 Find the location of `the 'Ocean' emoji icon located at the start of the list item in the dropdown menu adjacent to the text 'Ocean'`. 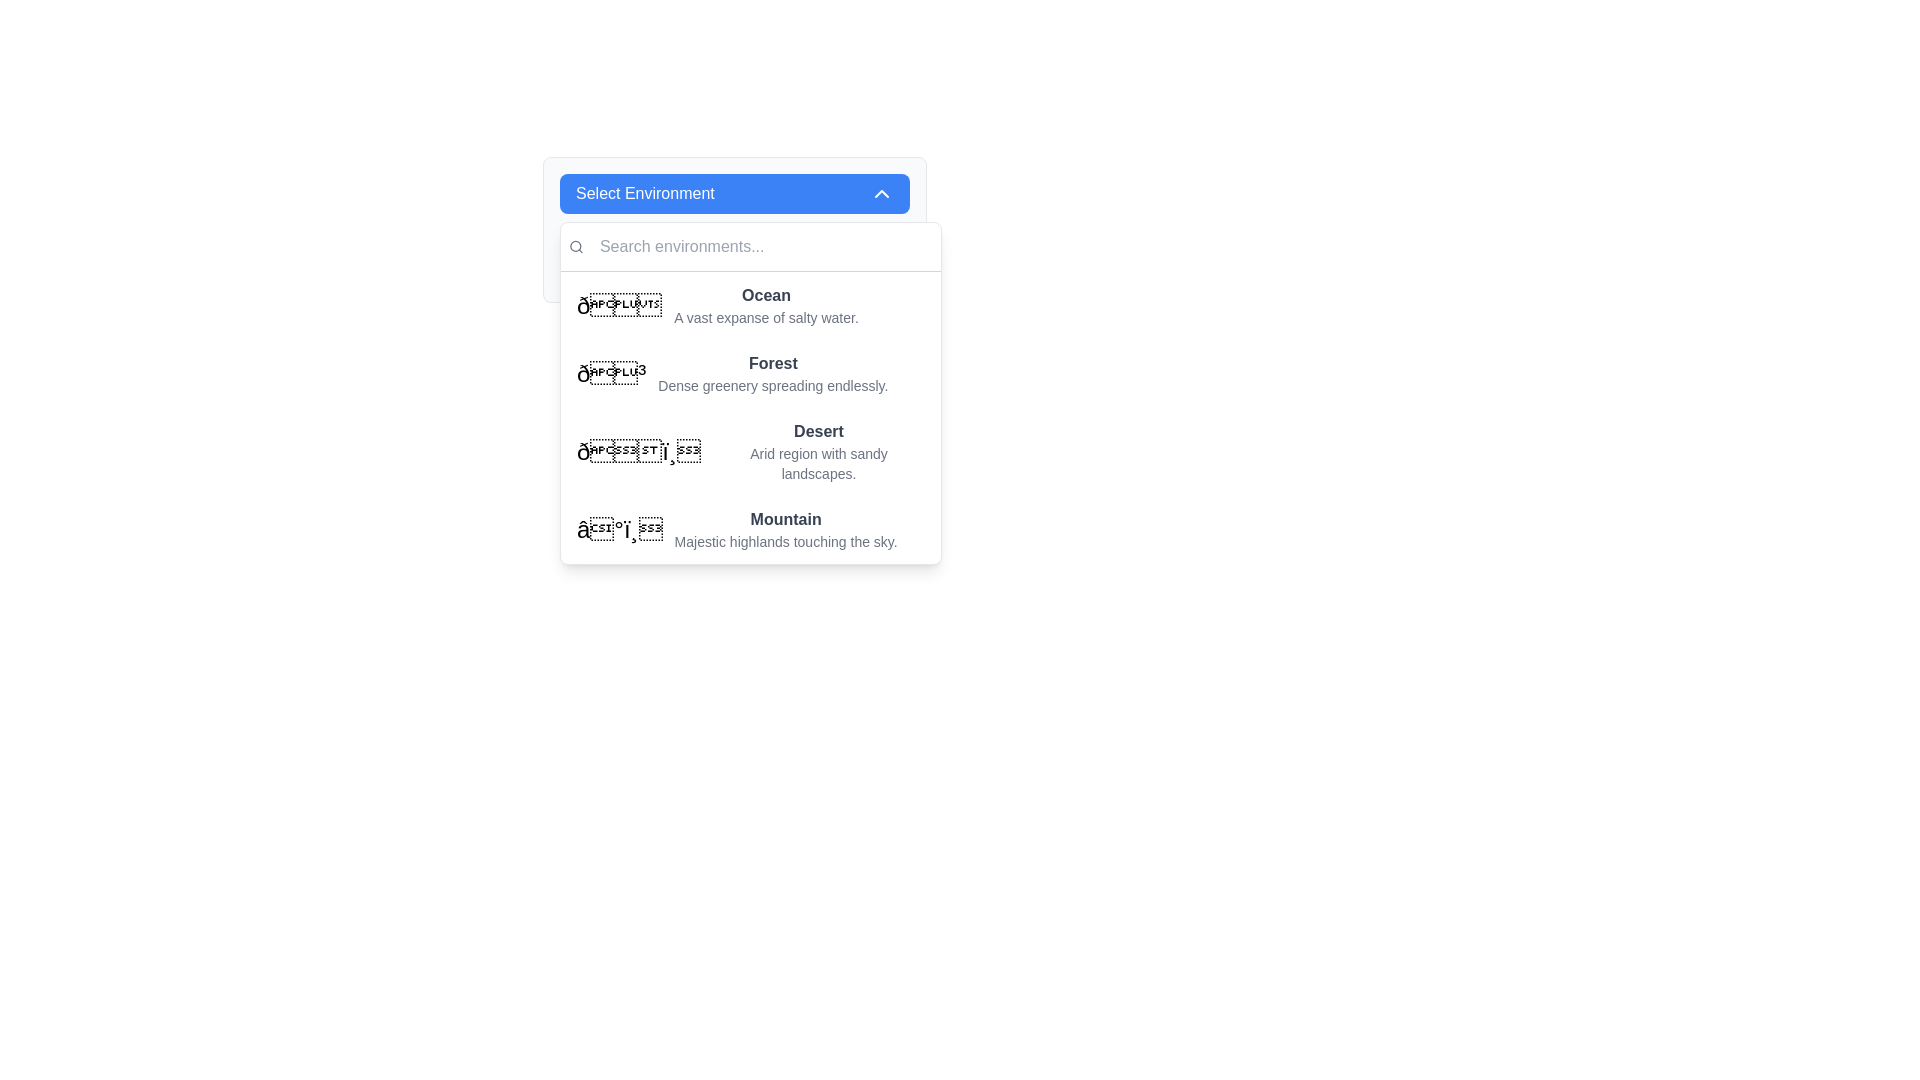

the 'Ocean' emoji icon located at the start of the list item in the dropdown menu adjacent to the text 'Ocean' is located at coordinates (618, 305).